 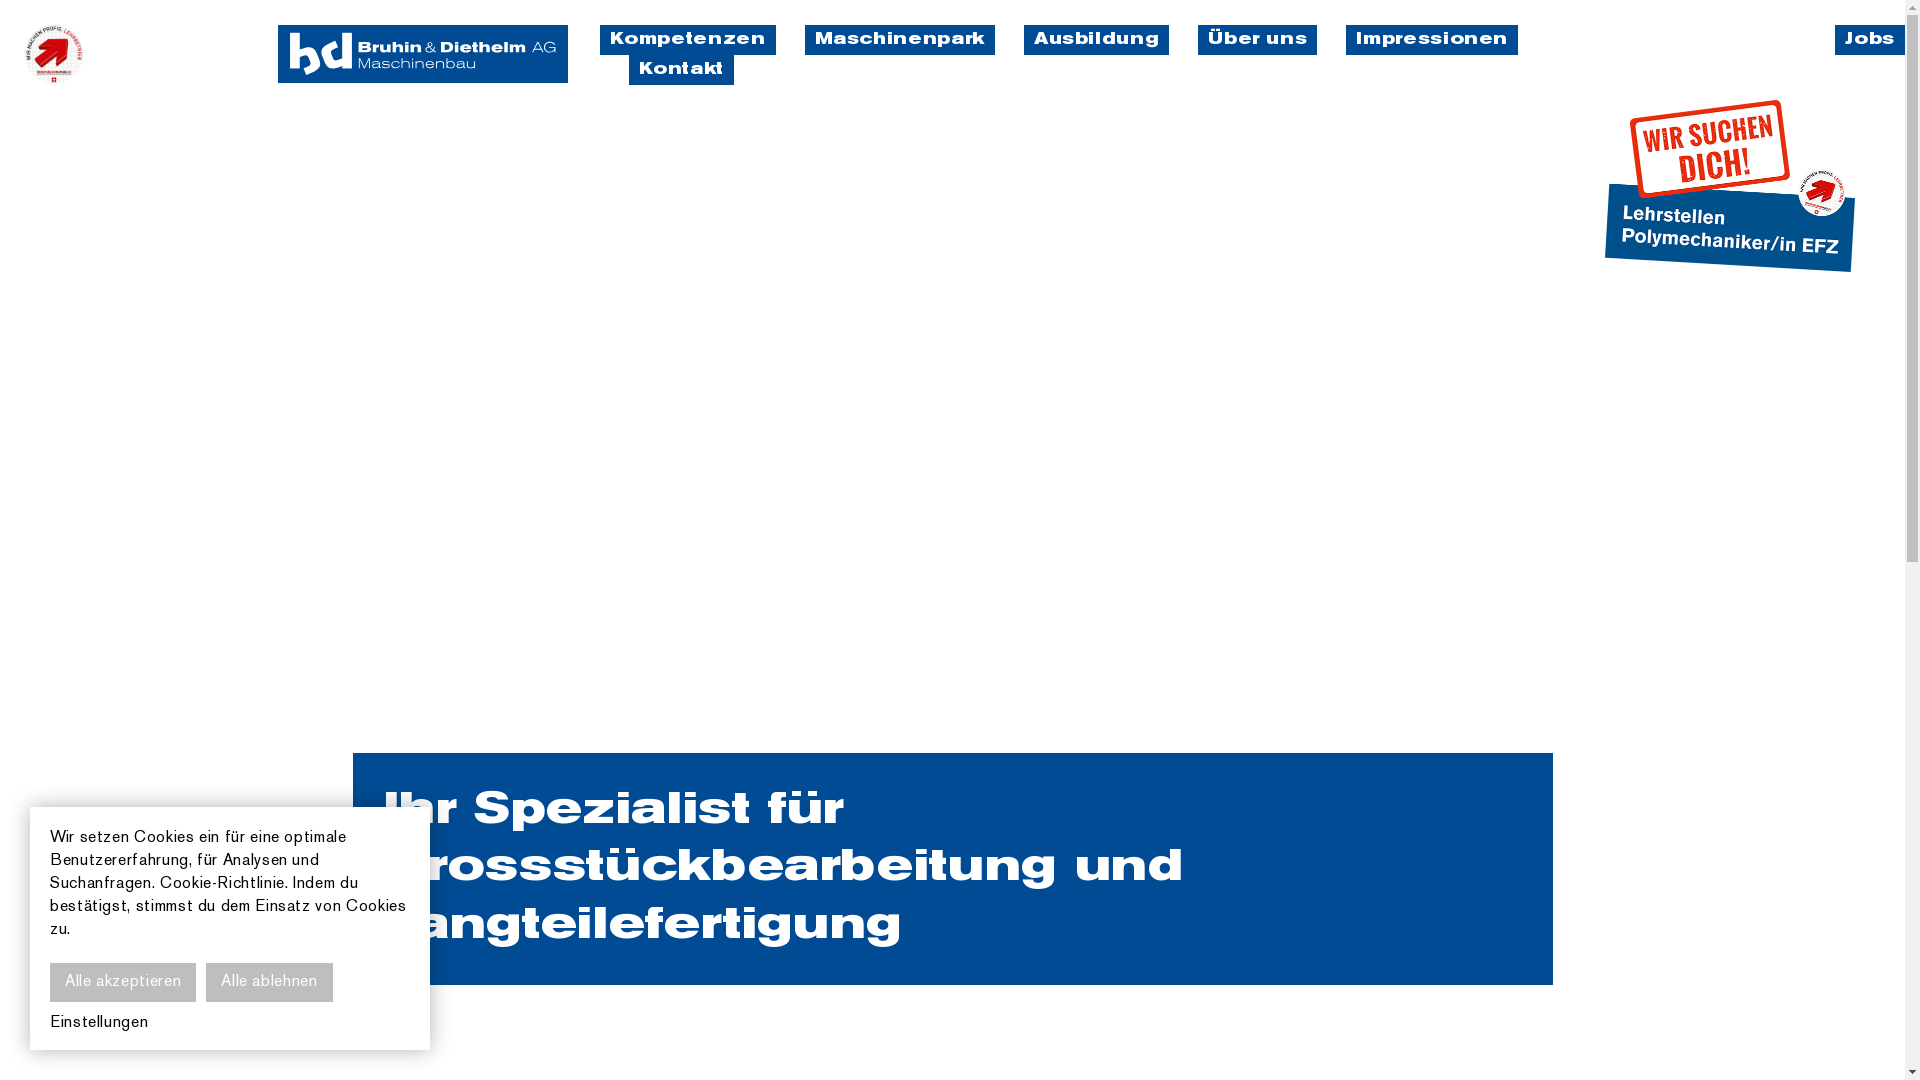 I want to click on 'Maschinenpark', so click(x=899, y=39).